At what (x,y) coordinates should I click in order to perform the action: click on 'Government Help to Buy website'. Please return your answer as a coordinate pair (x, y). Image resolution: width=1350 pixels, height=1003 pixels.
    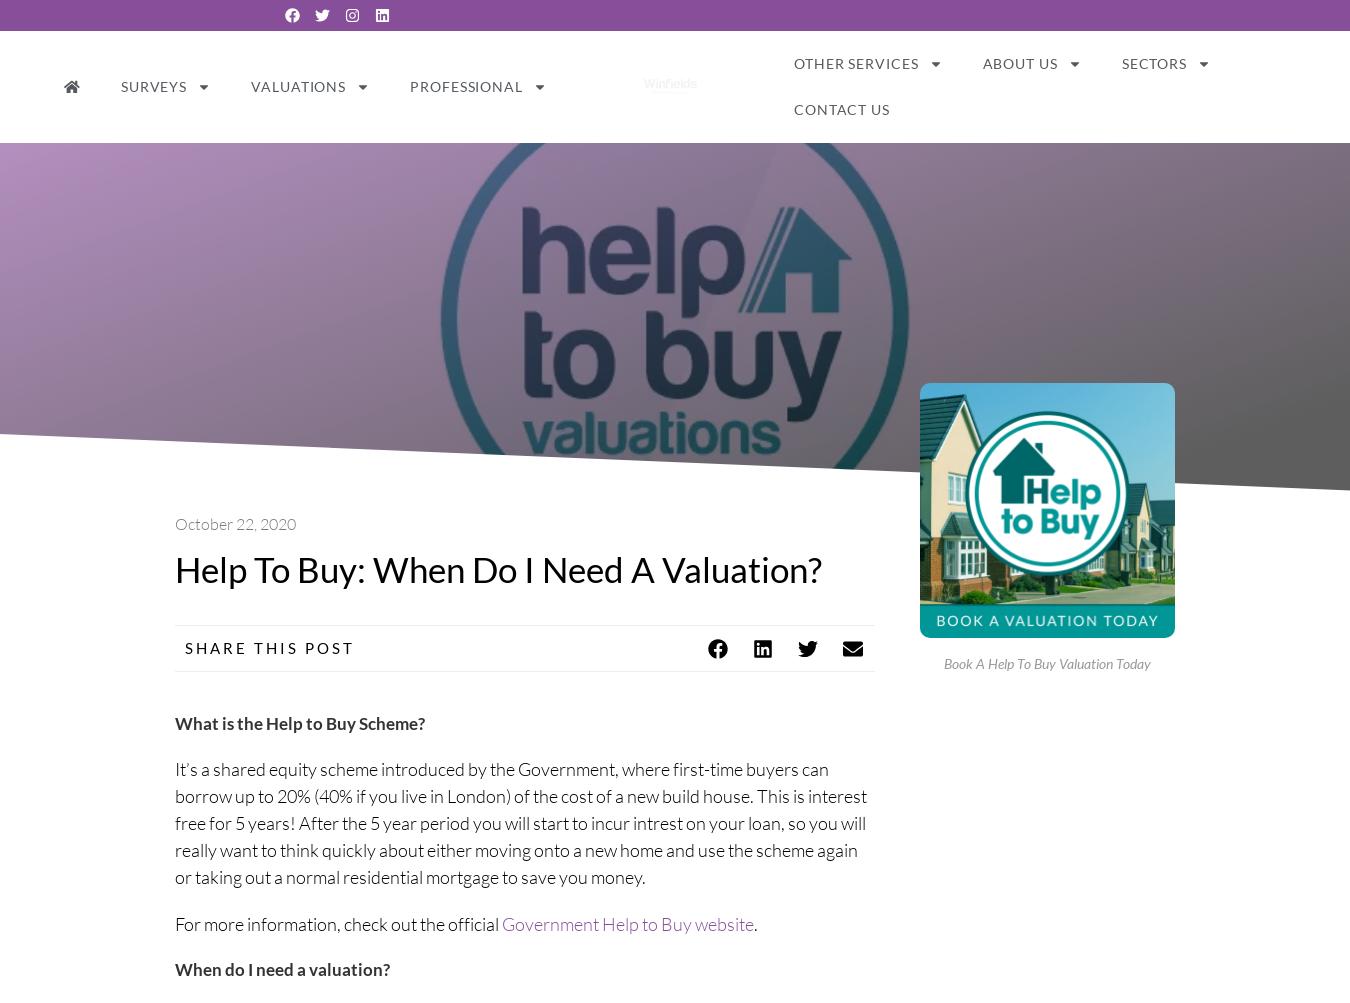
    Looking at the image, I should click on (628, 922).